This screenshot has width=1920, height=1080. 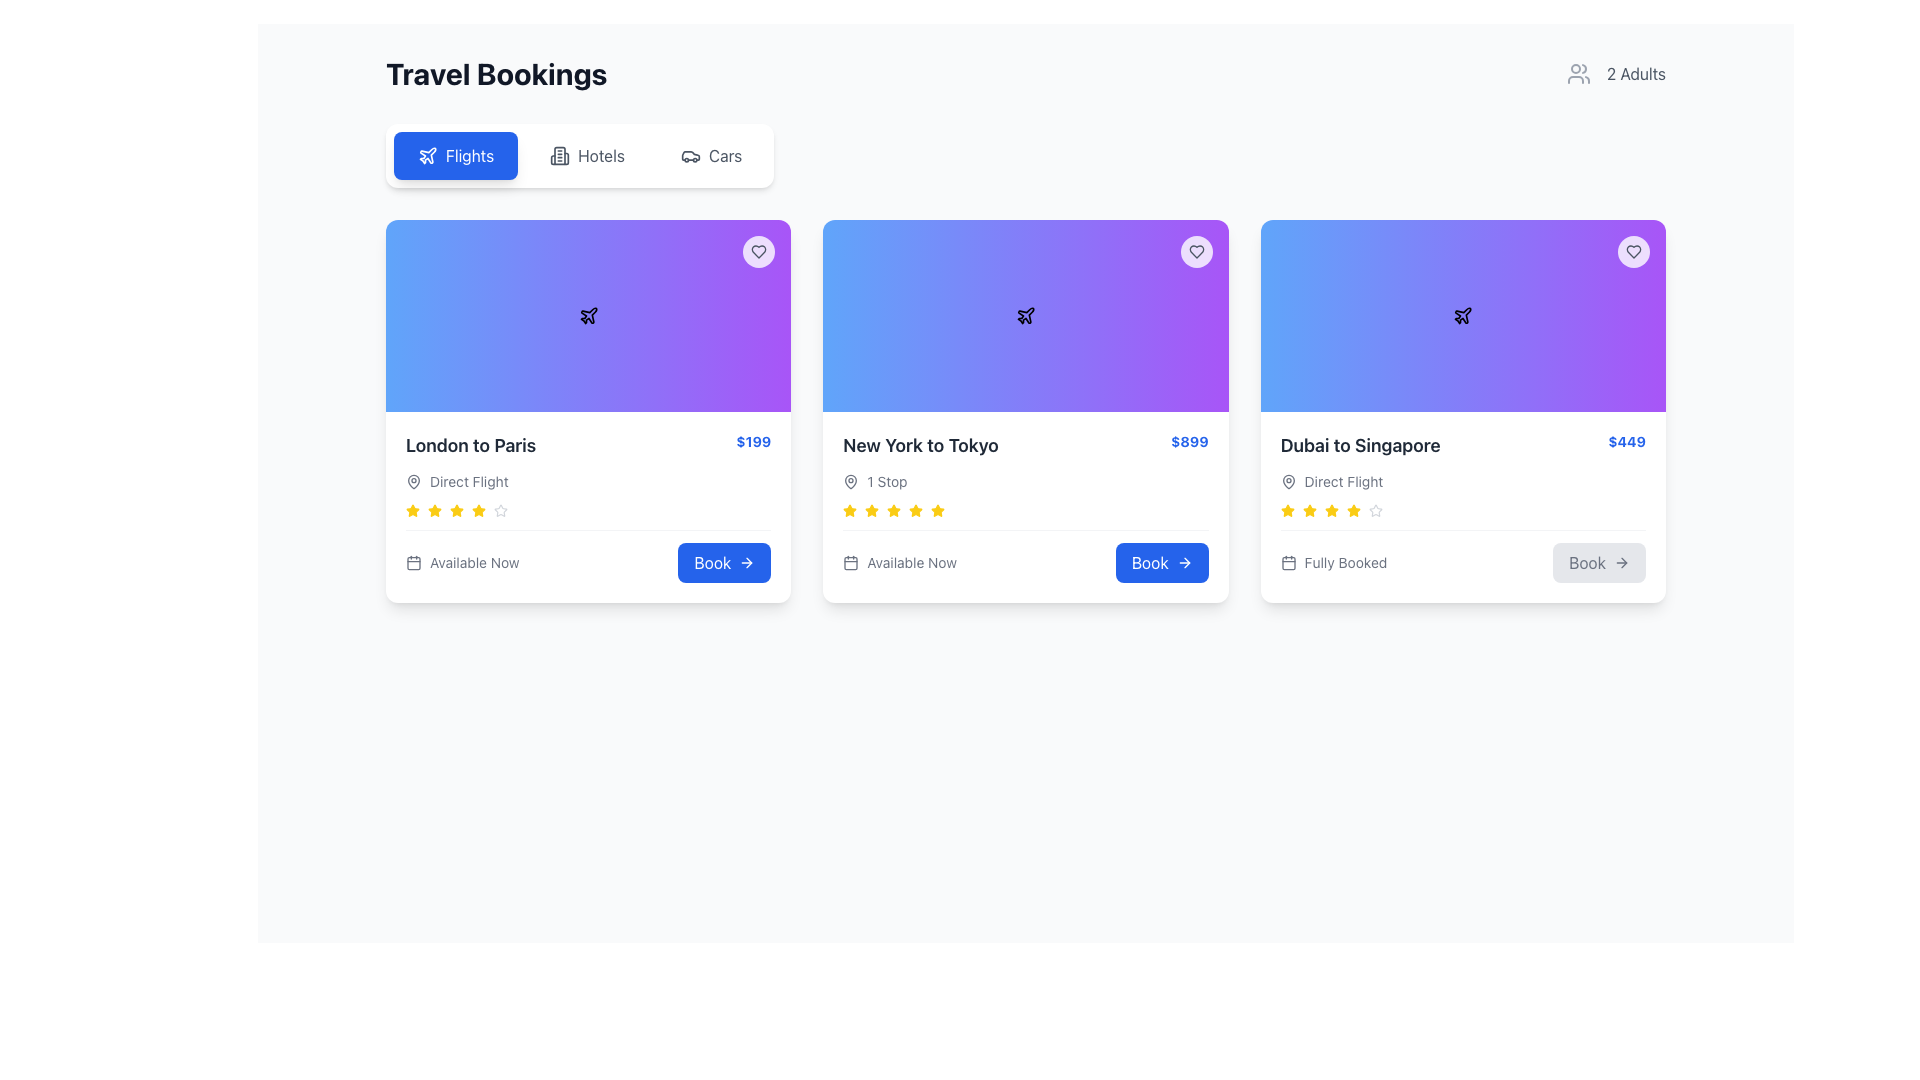 What do you see at coordinates (1463, 315) in the screenshot?
I see `the airplane icon within the flight card for 'Dubai to Singapore', which is centrally positioned in the top-colored gradient rectangle` at bounding box center [1463, 315].